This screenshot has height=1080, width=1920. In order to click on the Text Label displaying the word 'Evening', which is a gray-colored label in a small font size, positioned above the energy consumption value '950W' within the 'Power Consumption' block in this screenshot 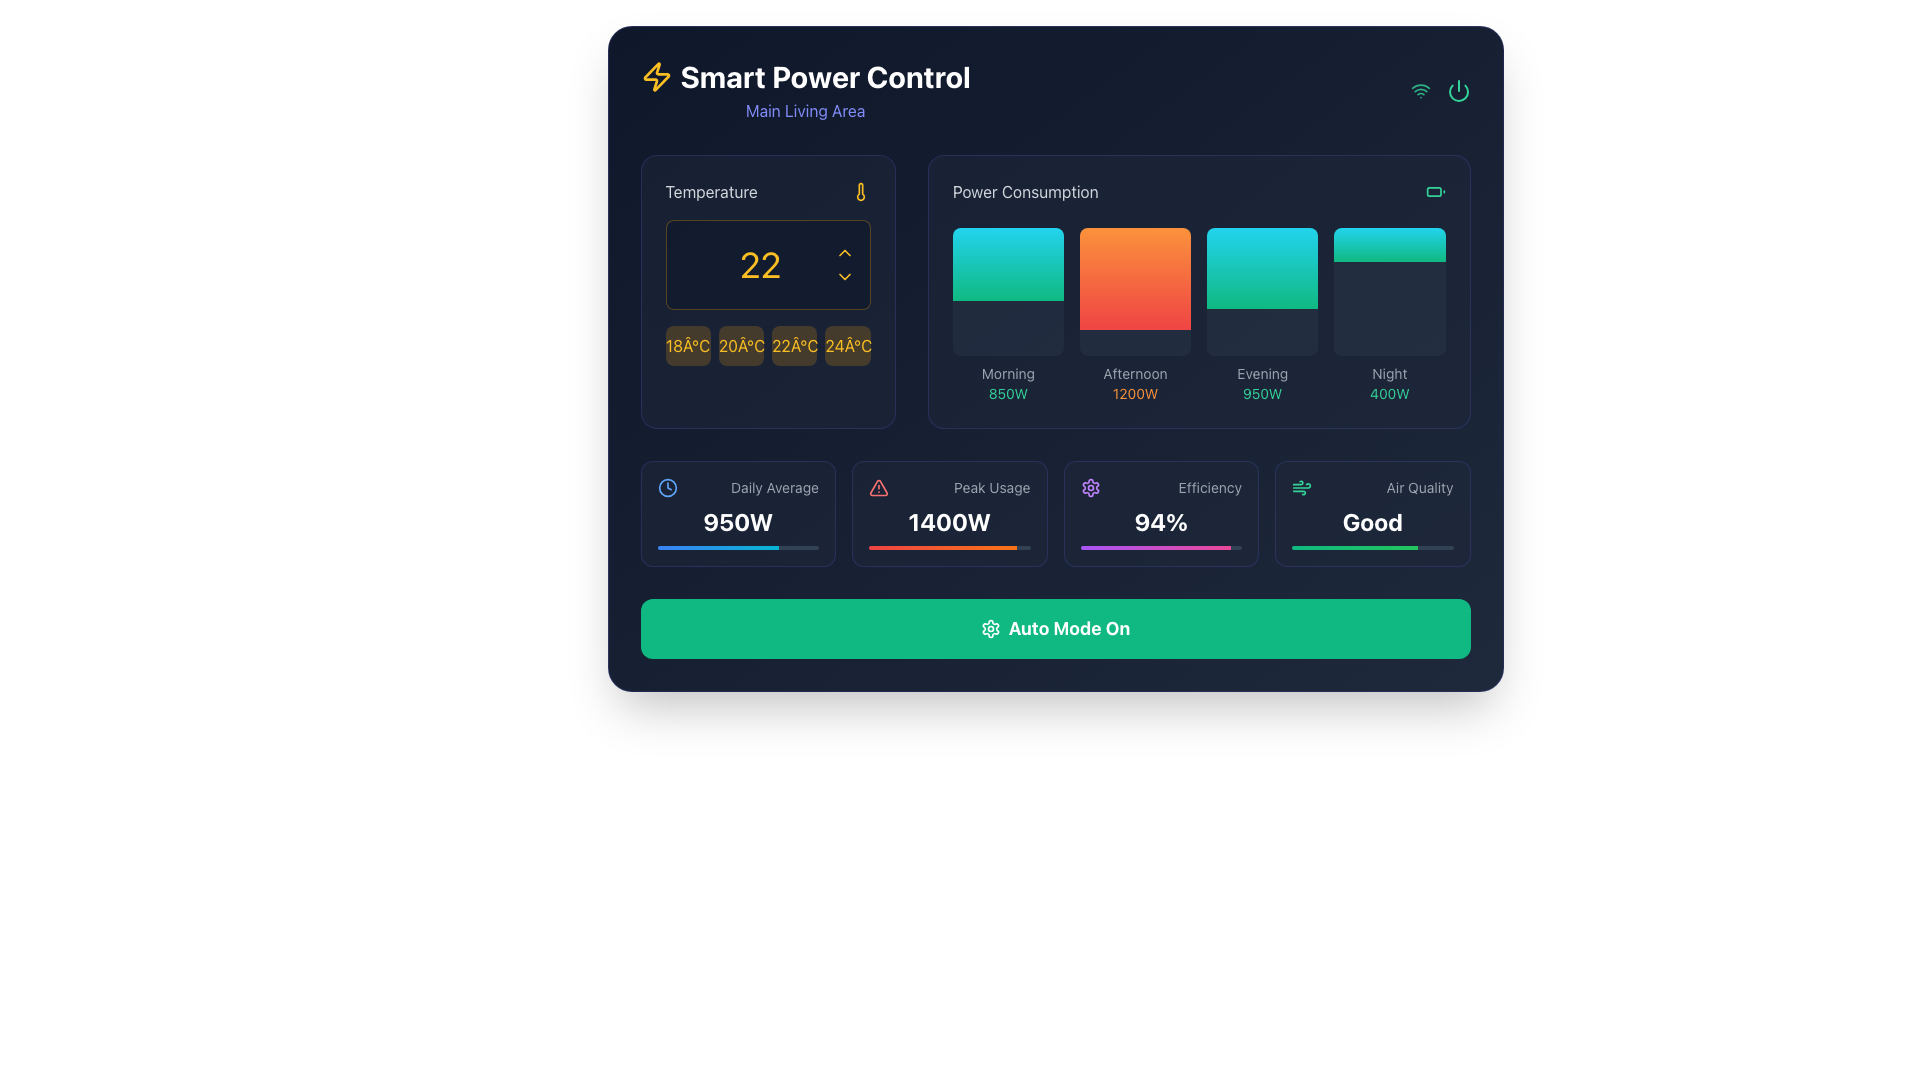, I will do `click(1261, 374)`.